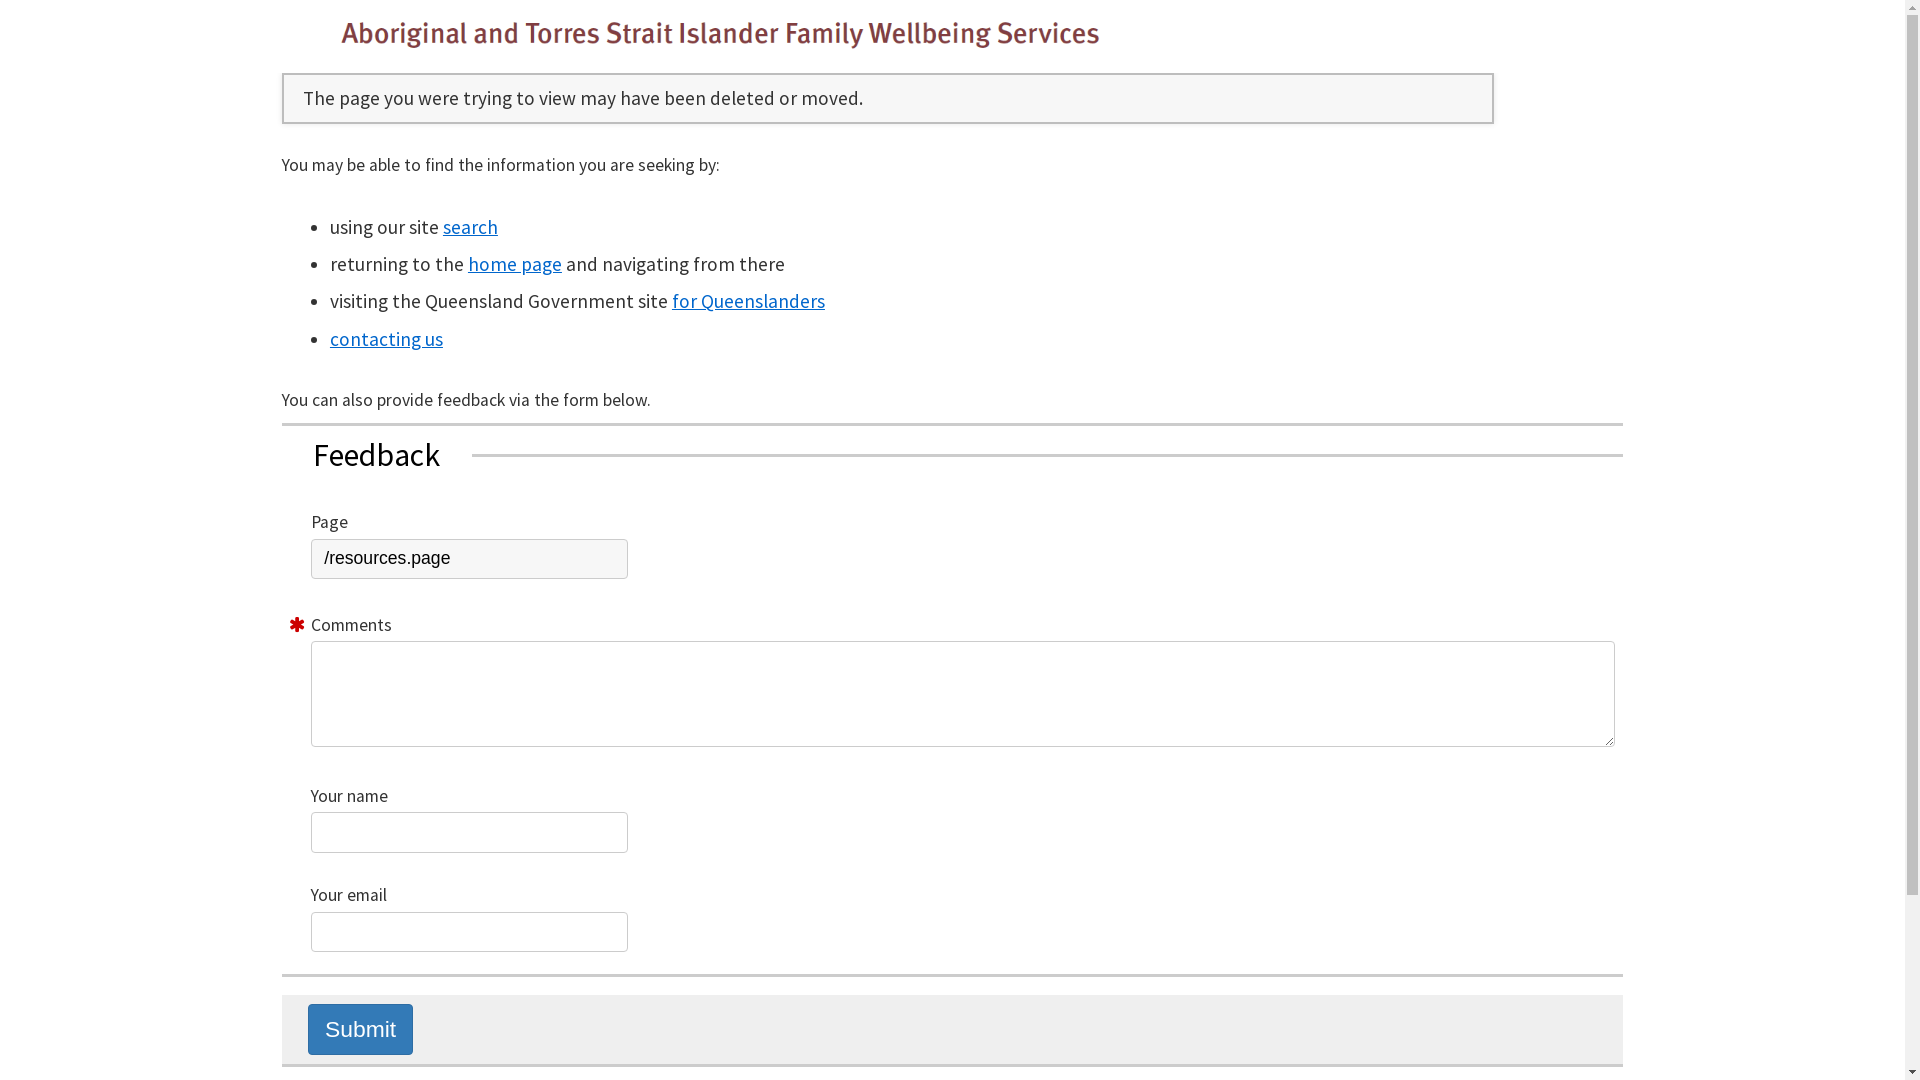  I want to click on 'This field is required', so click(296, 624).